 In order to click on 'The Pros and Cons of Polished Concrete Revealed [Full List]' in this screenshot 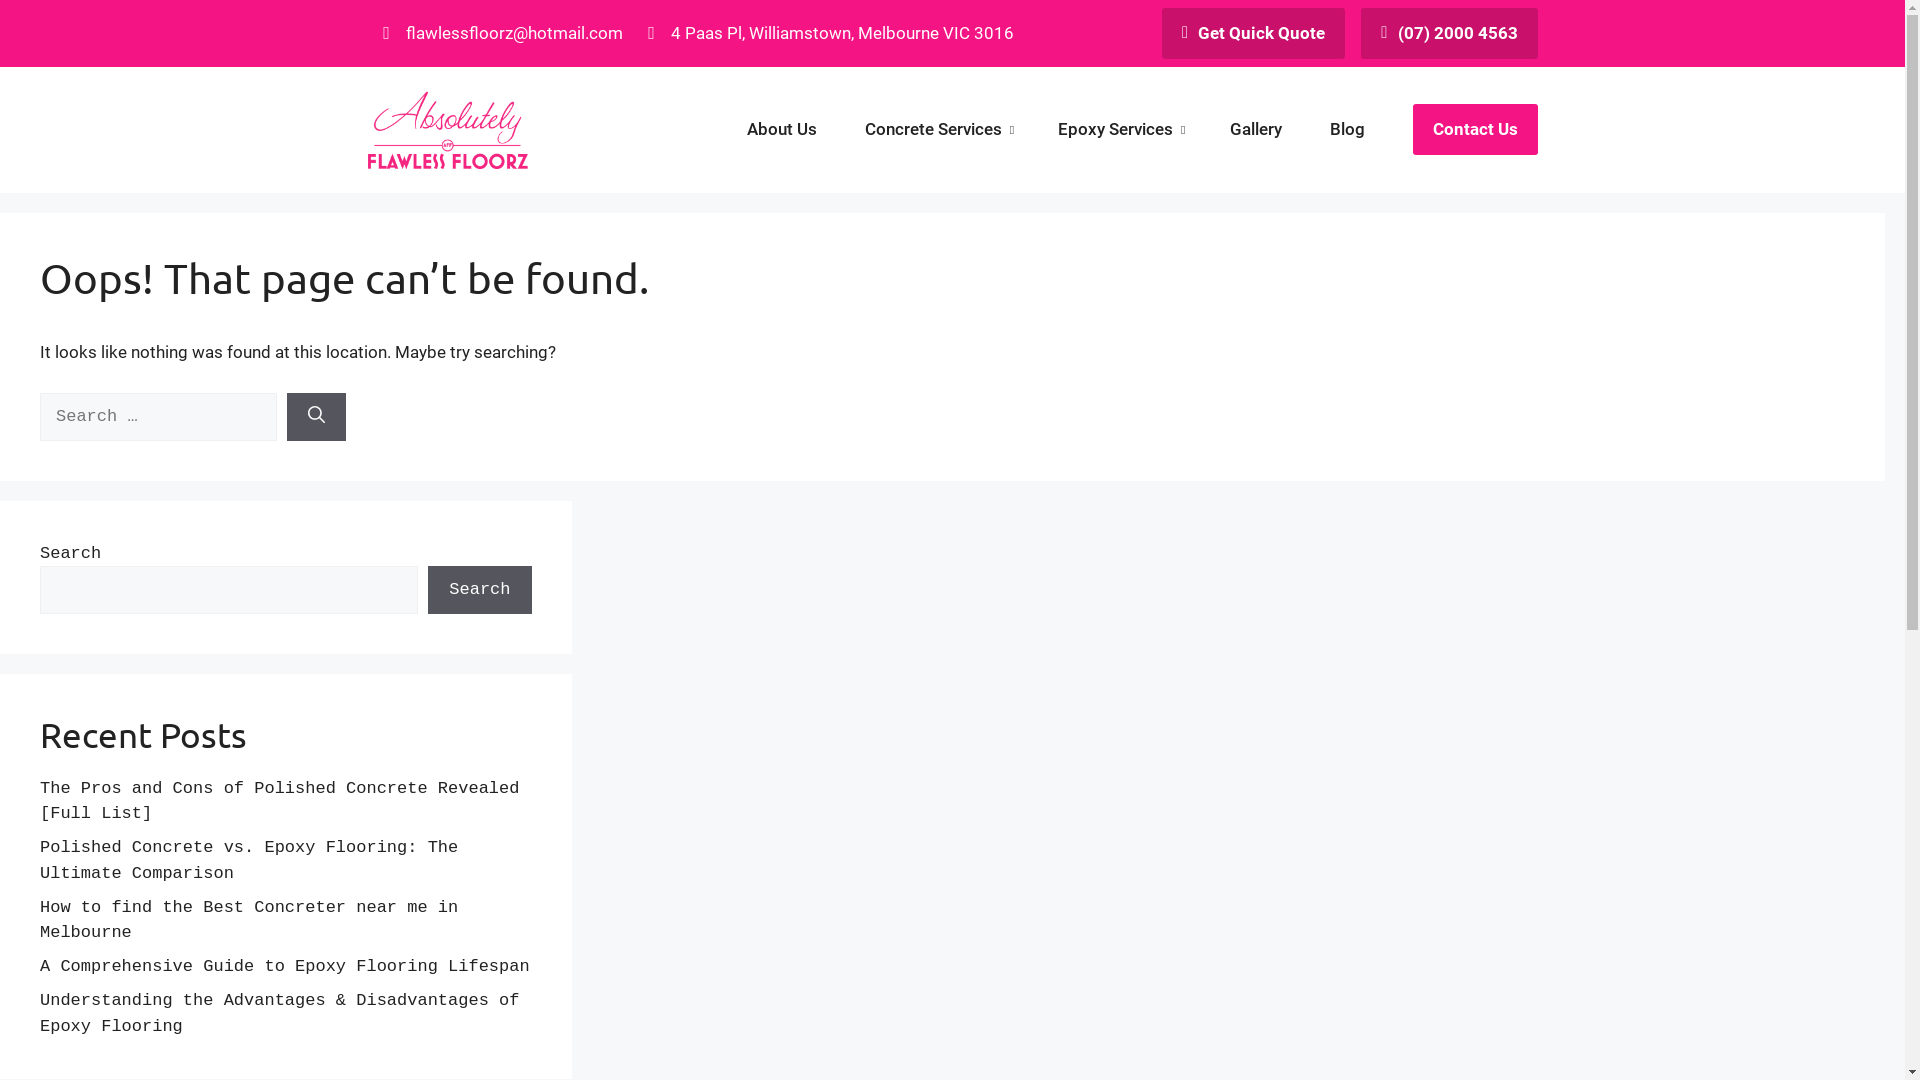, I will do `click(278, 800)`.